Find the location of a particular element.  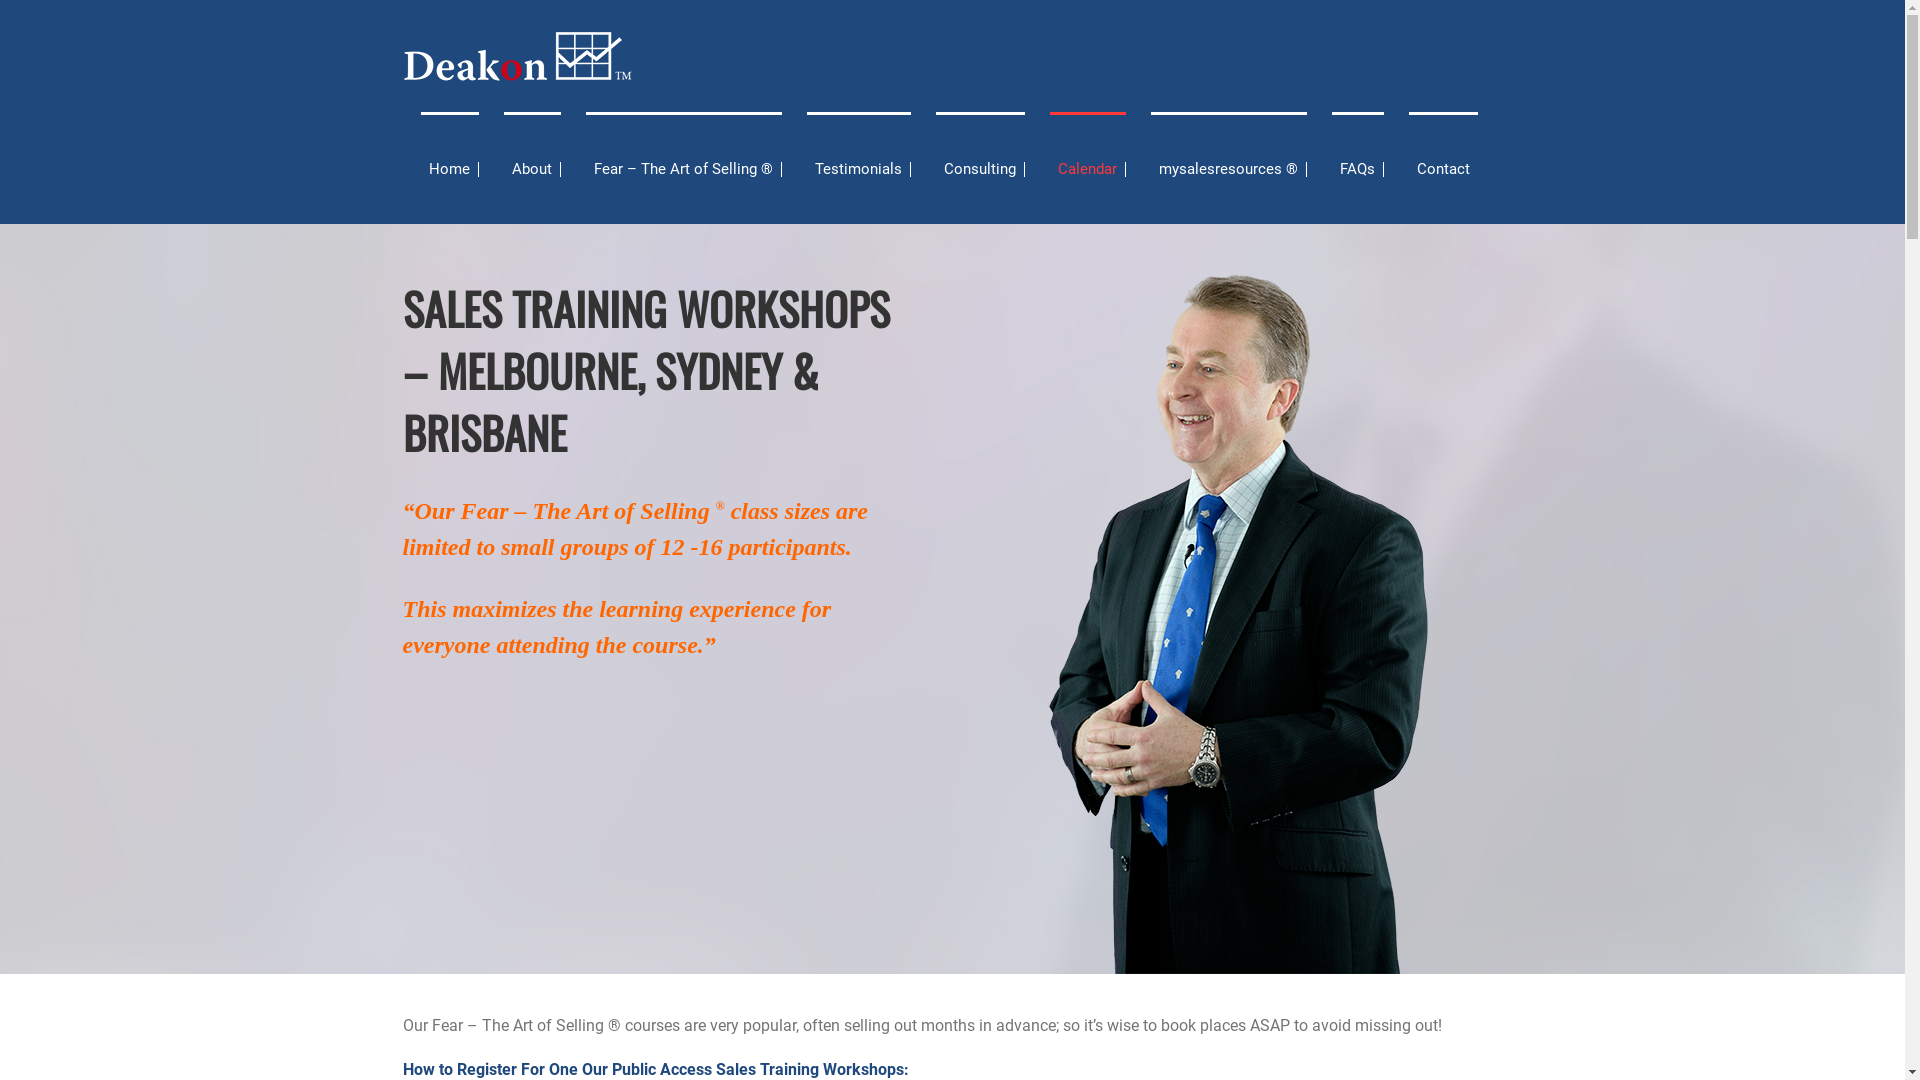

'Consulting' is located at coordinates (980, 167).